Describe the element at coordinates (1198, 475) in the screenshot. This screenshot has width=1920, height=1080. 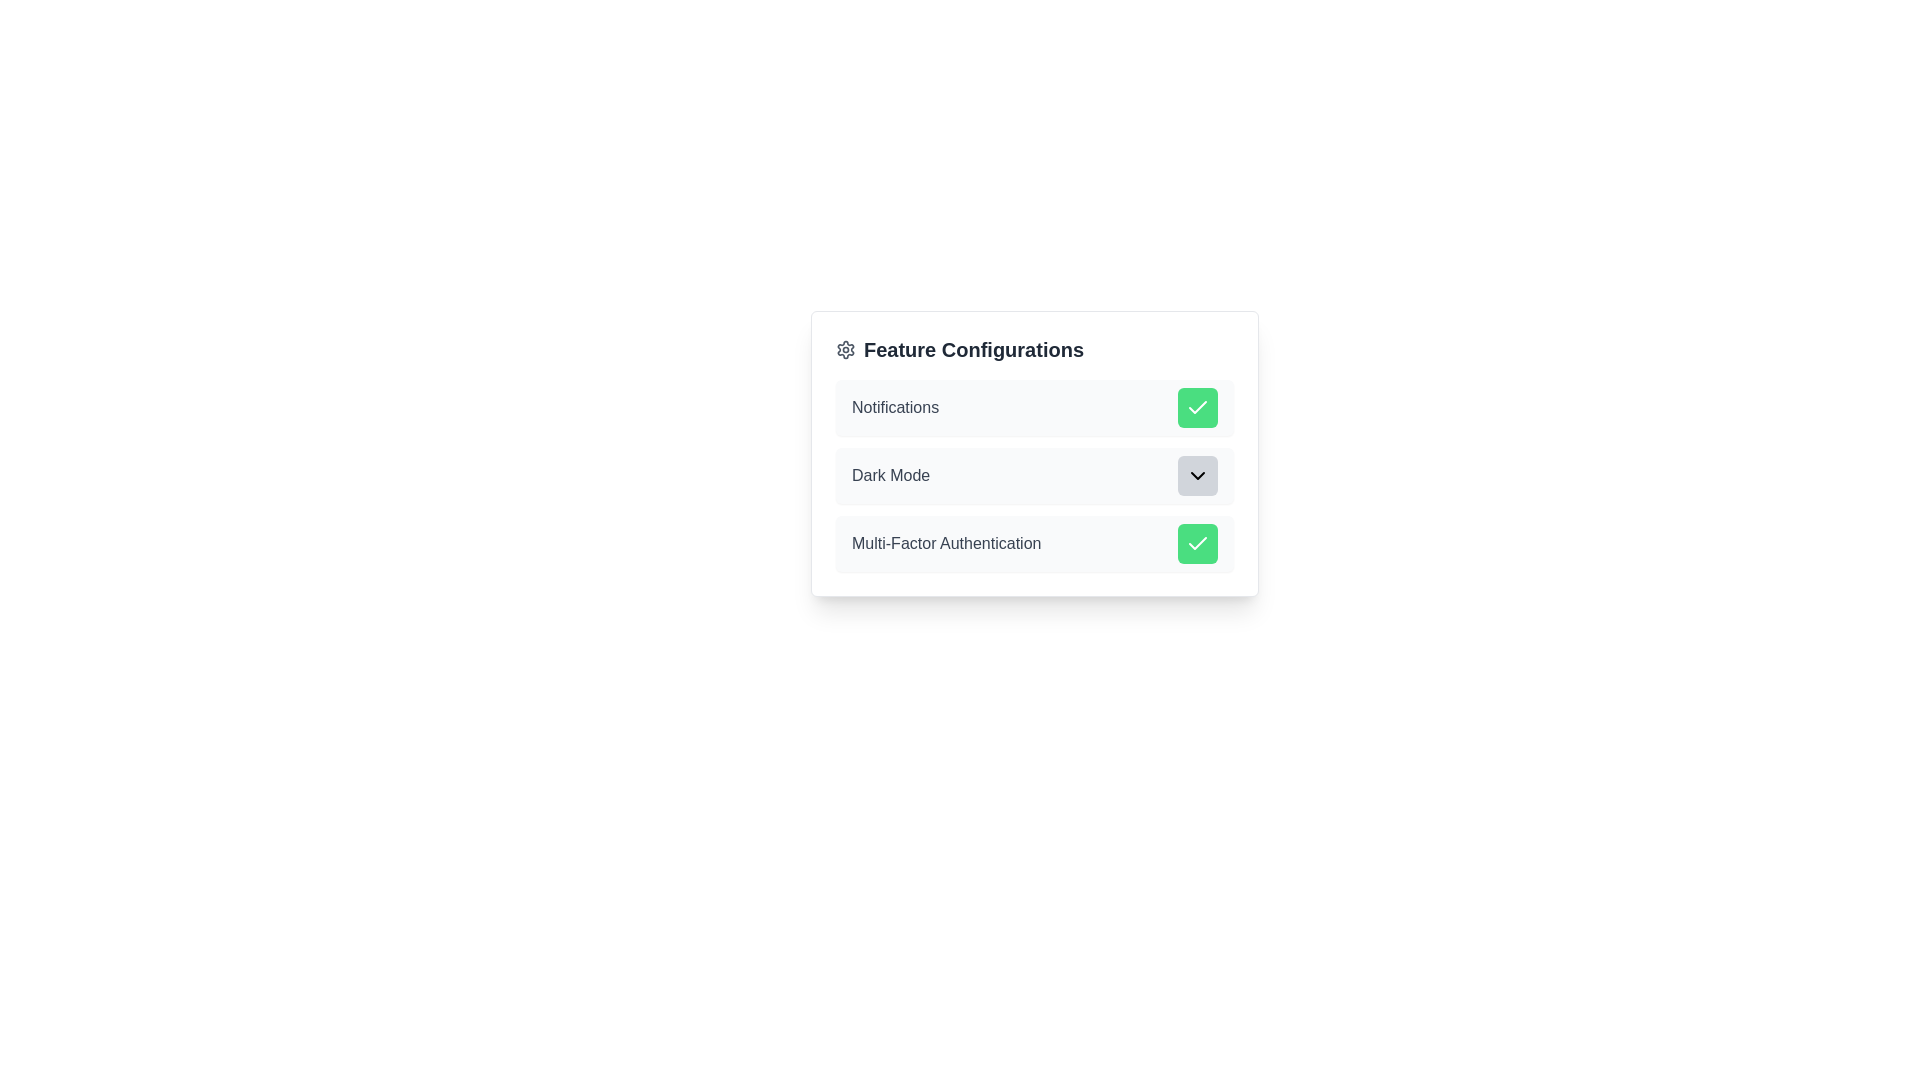
I see `the button with an embedded icon that expands or collapses the dropdown menu for the 'Dark Mode' feature to potentially show more options or settings` at that location.